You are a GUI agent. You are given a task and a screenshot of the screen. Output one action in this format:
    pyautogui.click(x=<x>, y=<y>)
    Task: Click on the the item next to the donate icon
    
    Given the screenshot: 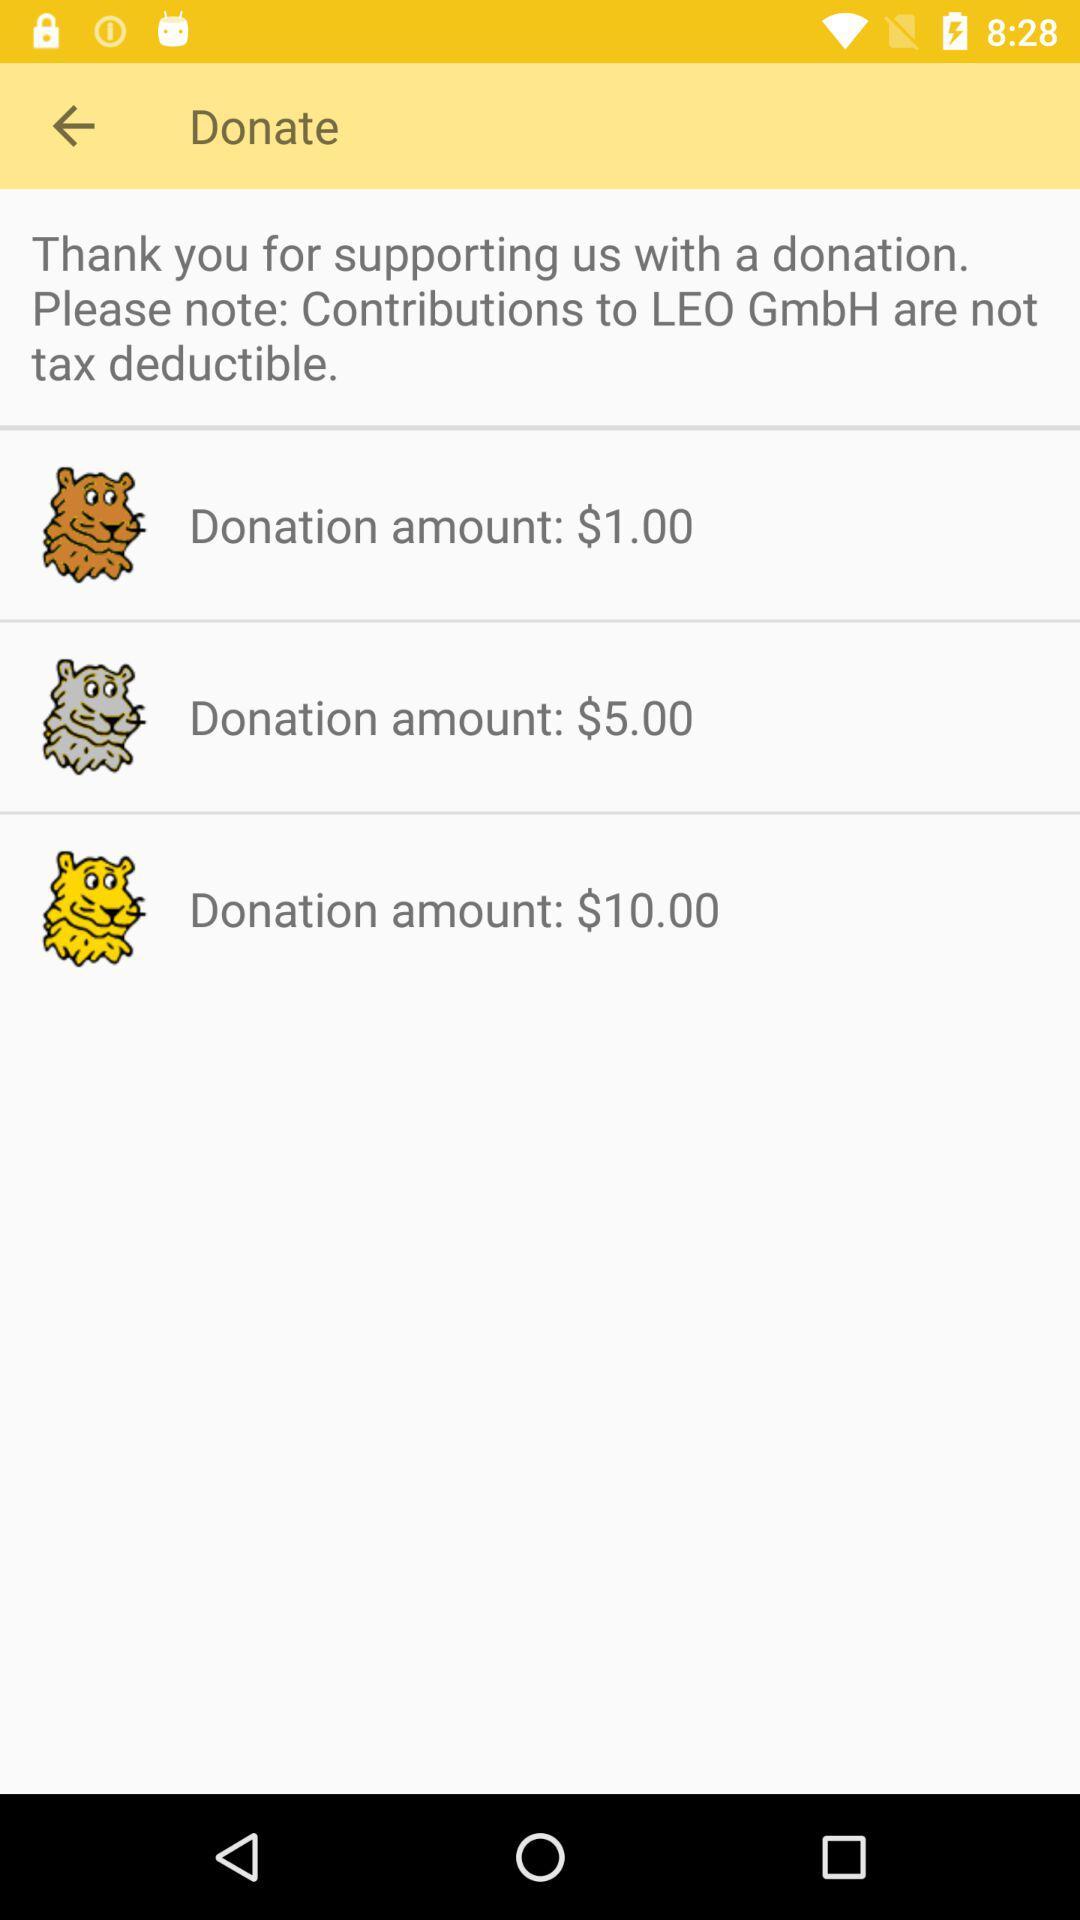 What is the action you would take?
    pyautogui.click(x=72, y=124)
    